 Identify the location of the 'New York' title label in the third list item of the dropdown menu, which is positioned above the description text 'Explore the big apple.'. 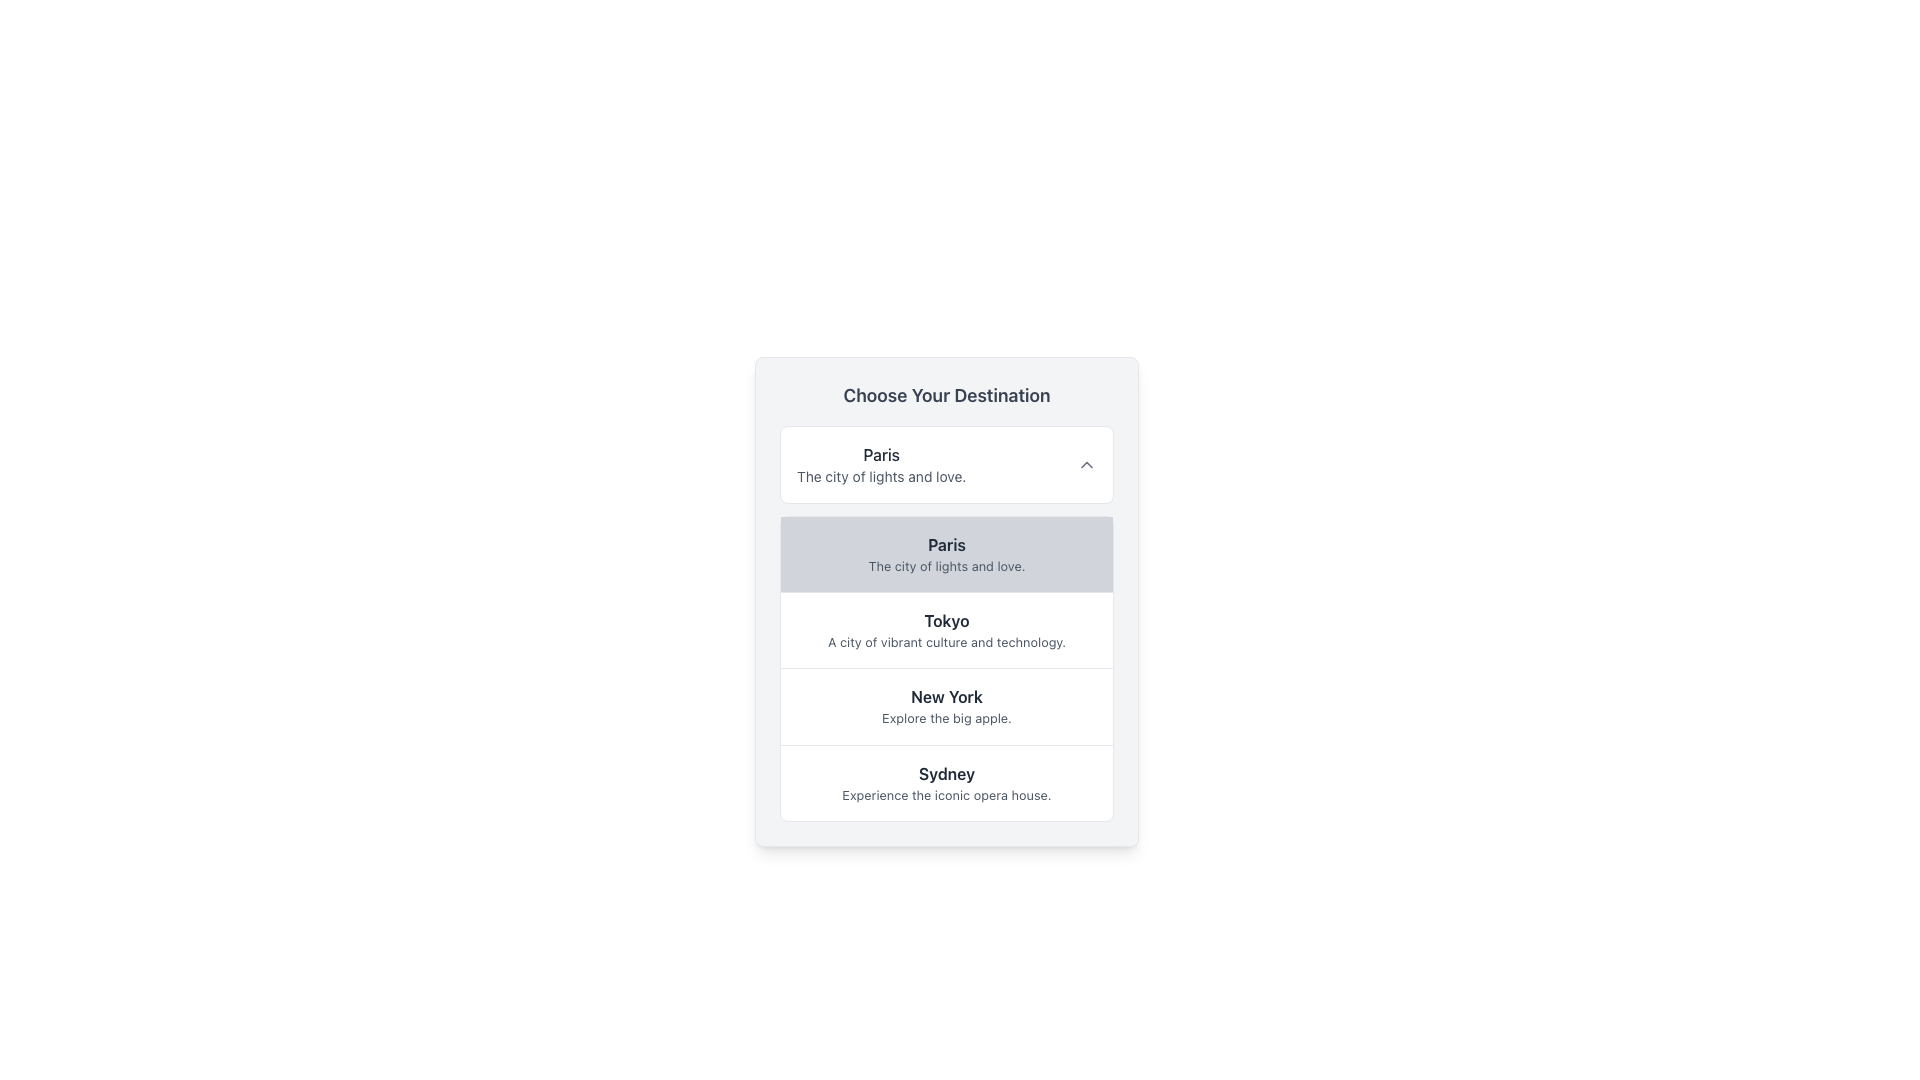
(945, 696).